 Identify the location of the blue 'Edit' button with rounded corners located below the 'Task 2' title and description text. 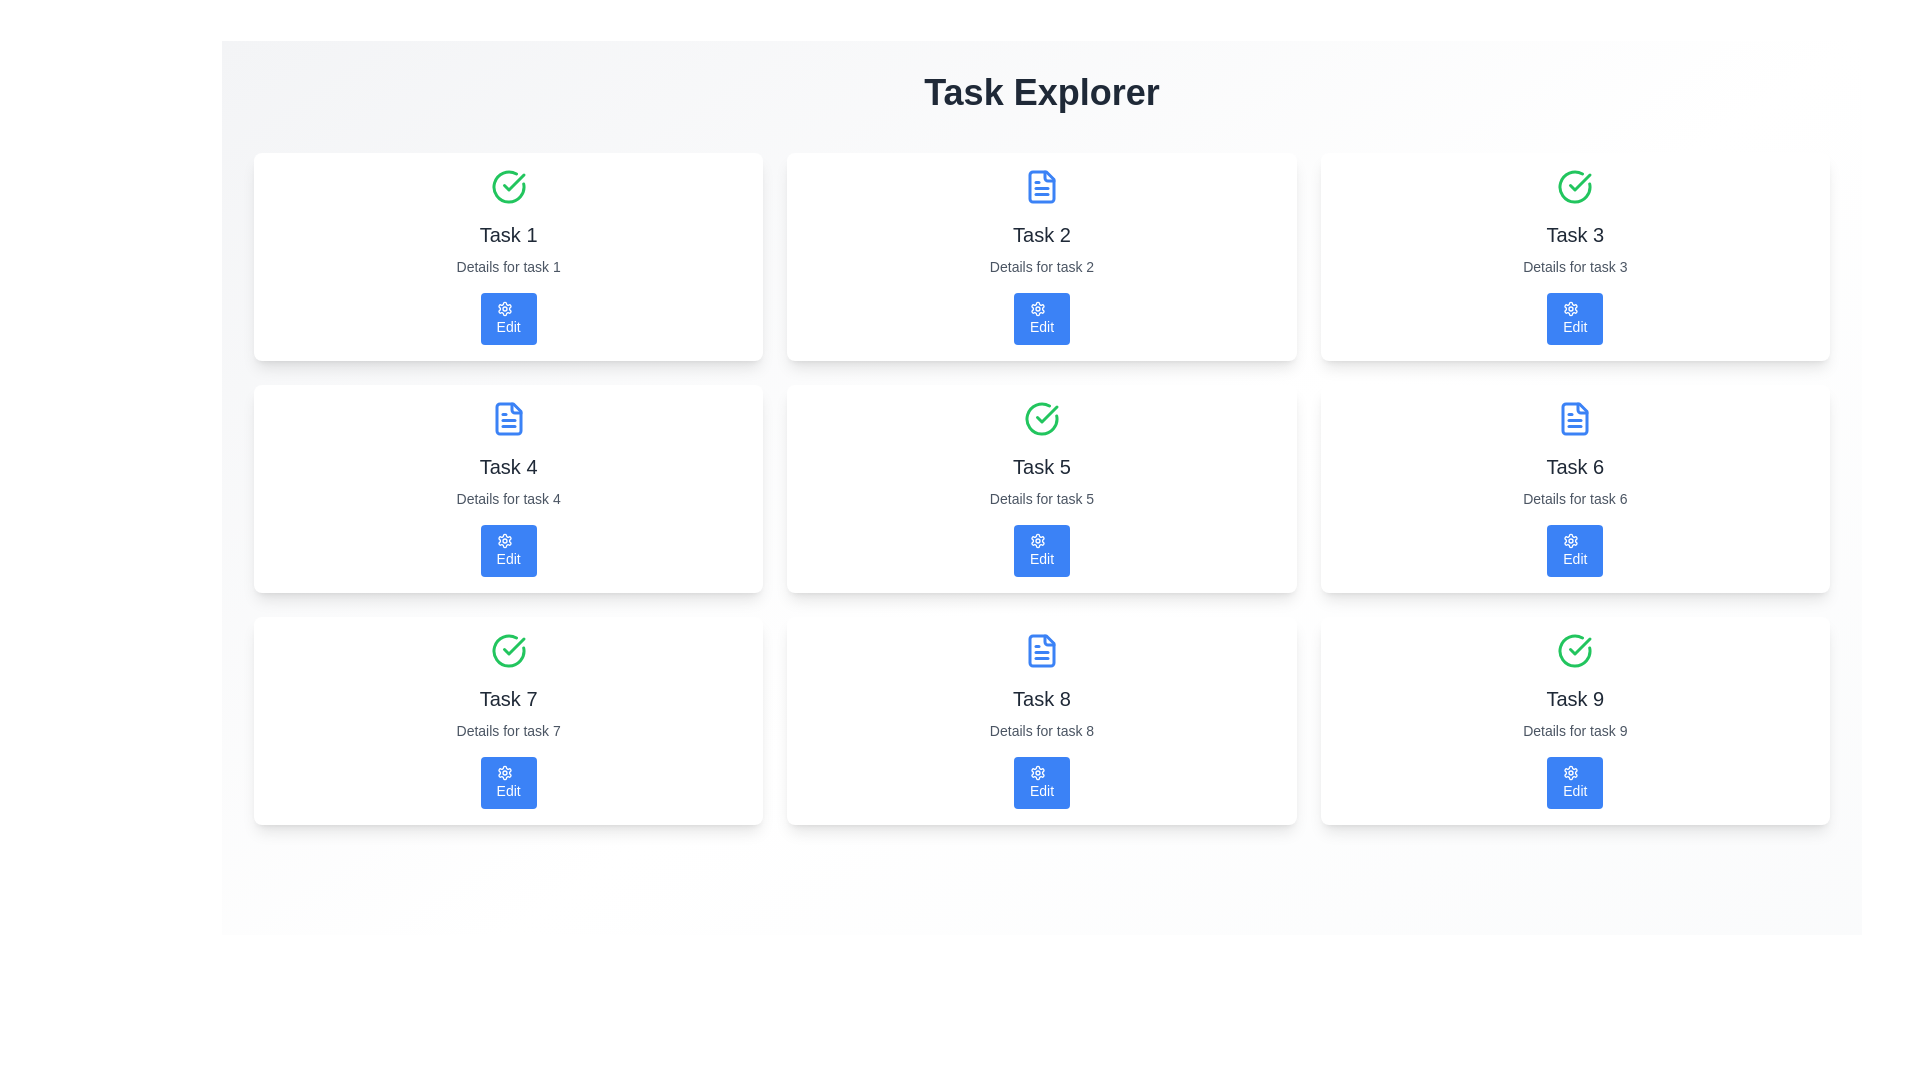
(1040, 318).